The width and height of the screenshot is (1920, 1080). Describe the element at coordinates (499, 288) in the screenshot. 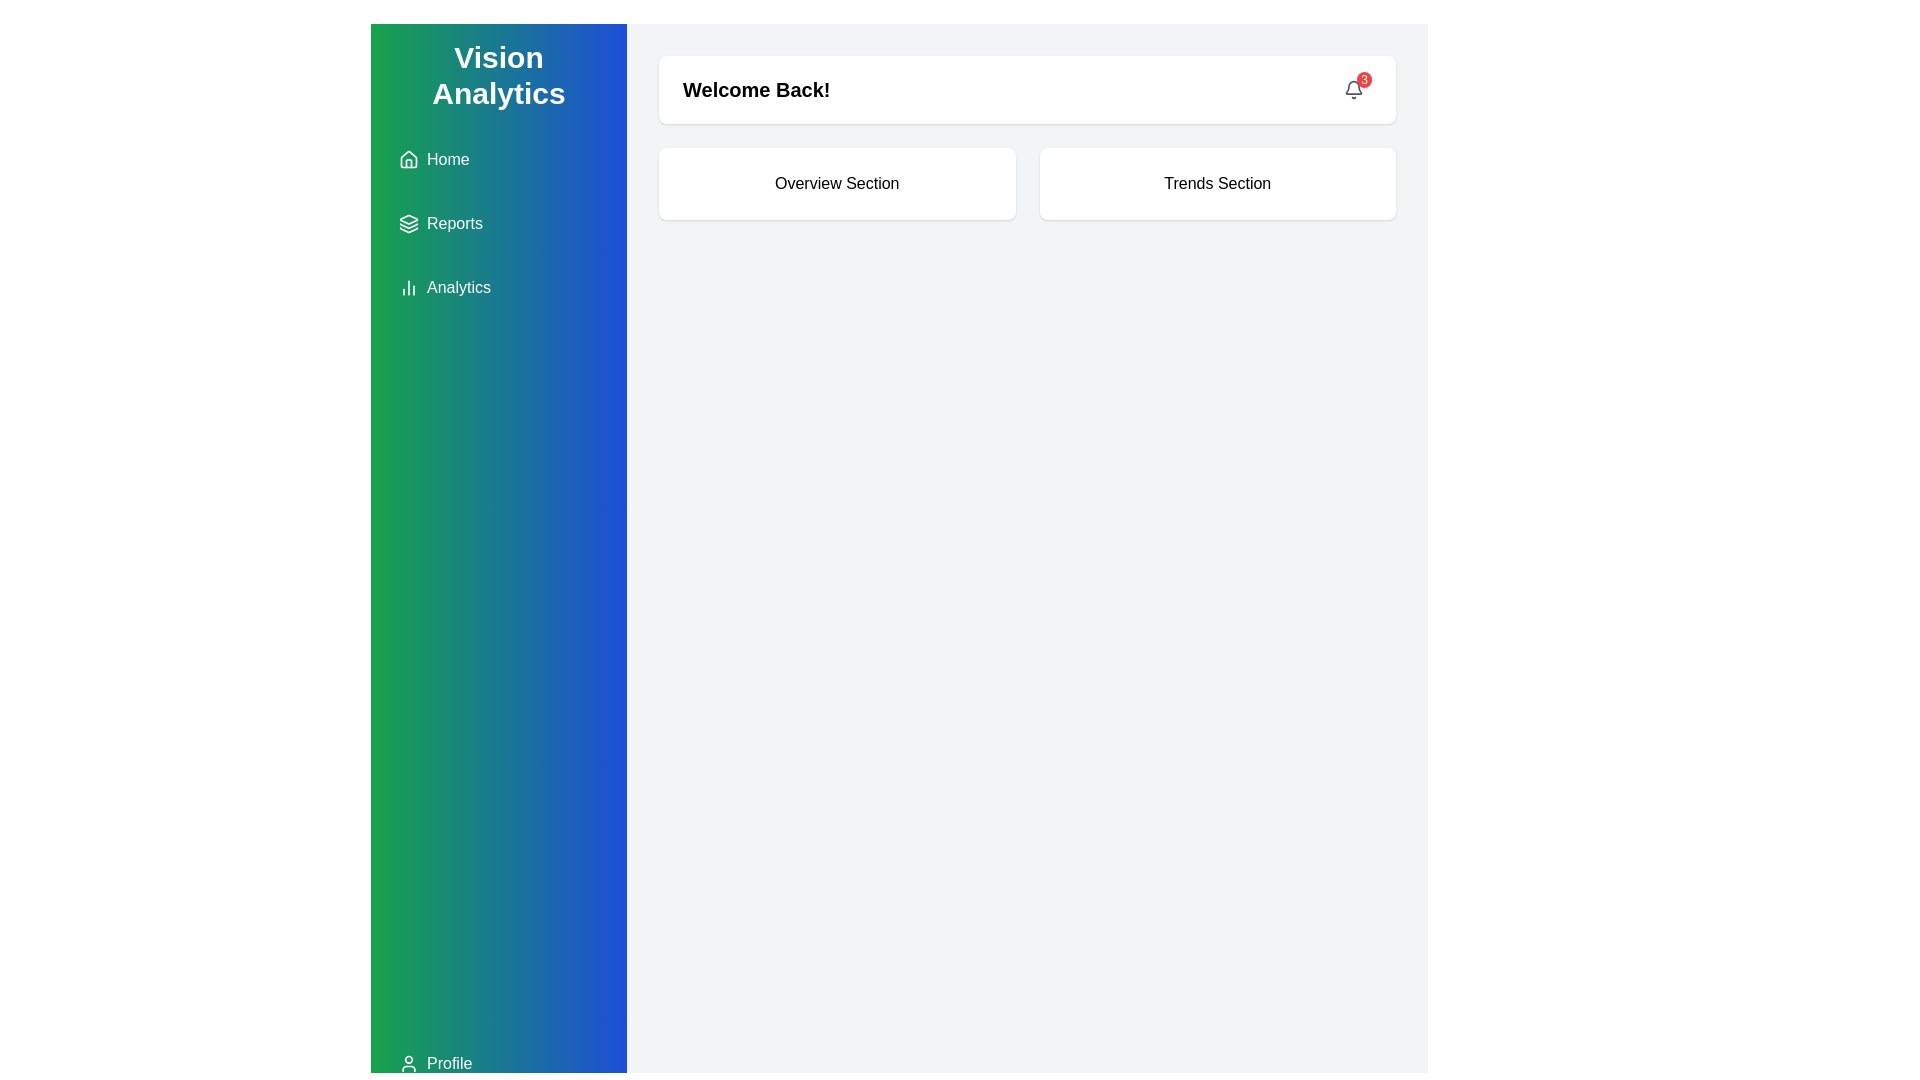

I see `the 'Analytics' button in the left sidebar` at that location.